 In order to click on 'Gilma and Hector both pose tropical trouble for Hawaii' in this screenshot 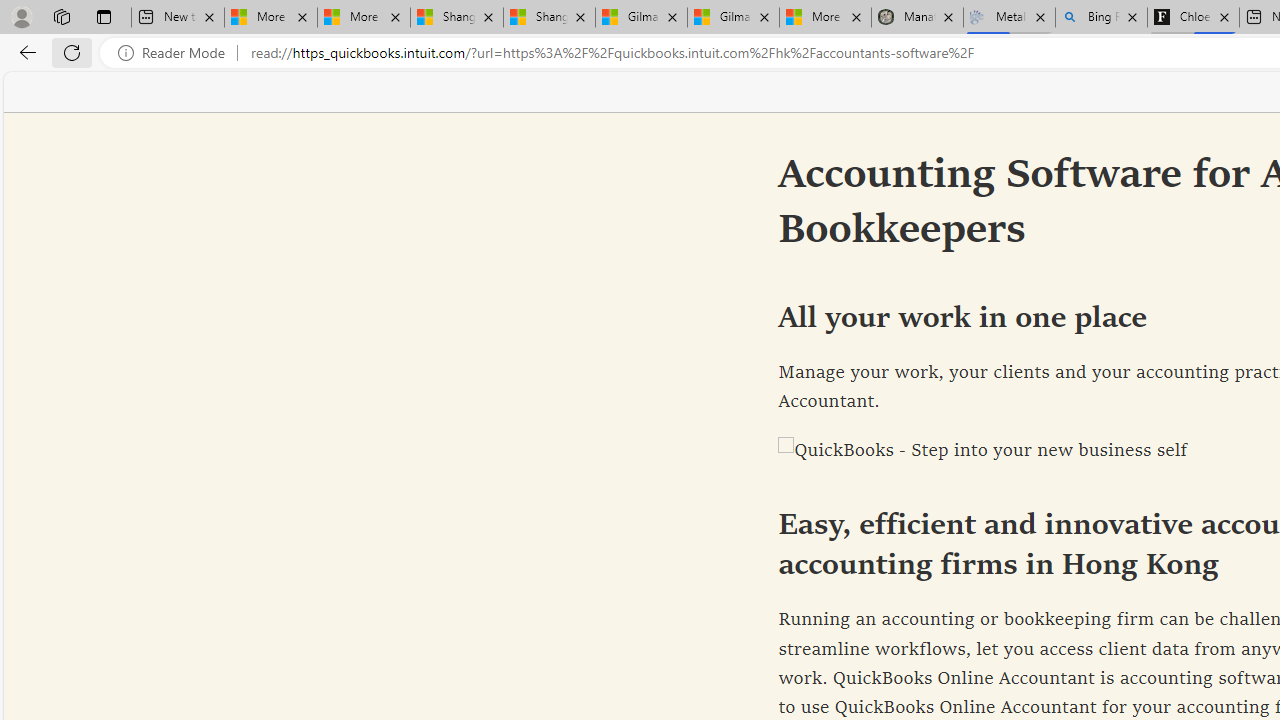, I will do `click(732, 17)`.